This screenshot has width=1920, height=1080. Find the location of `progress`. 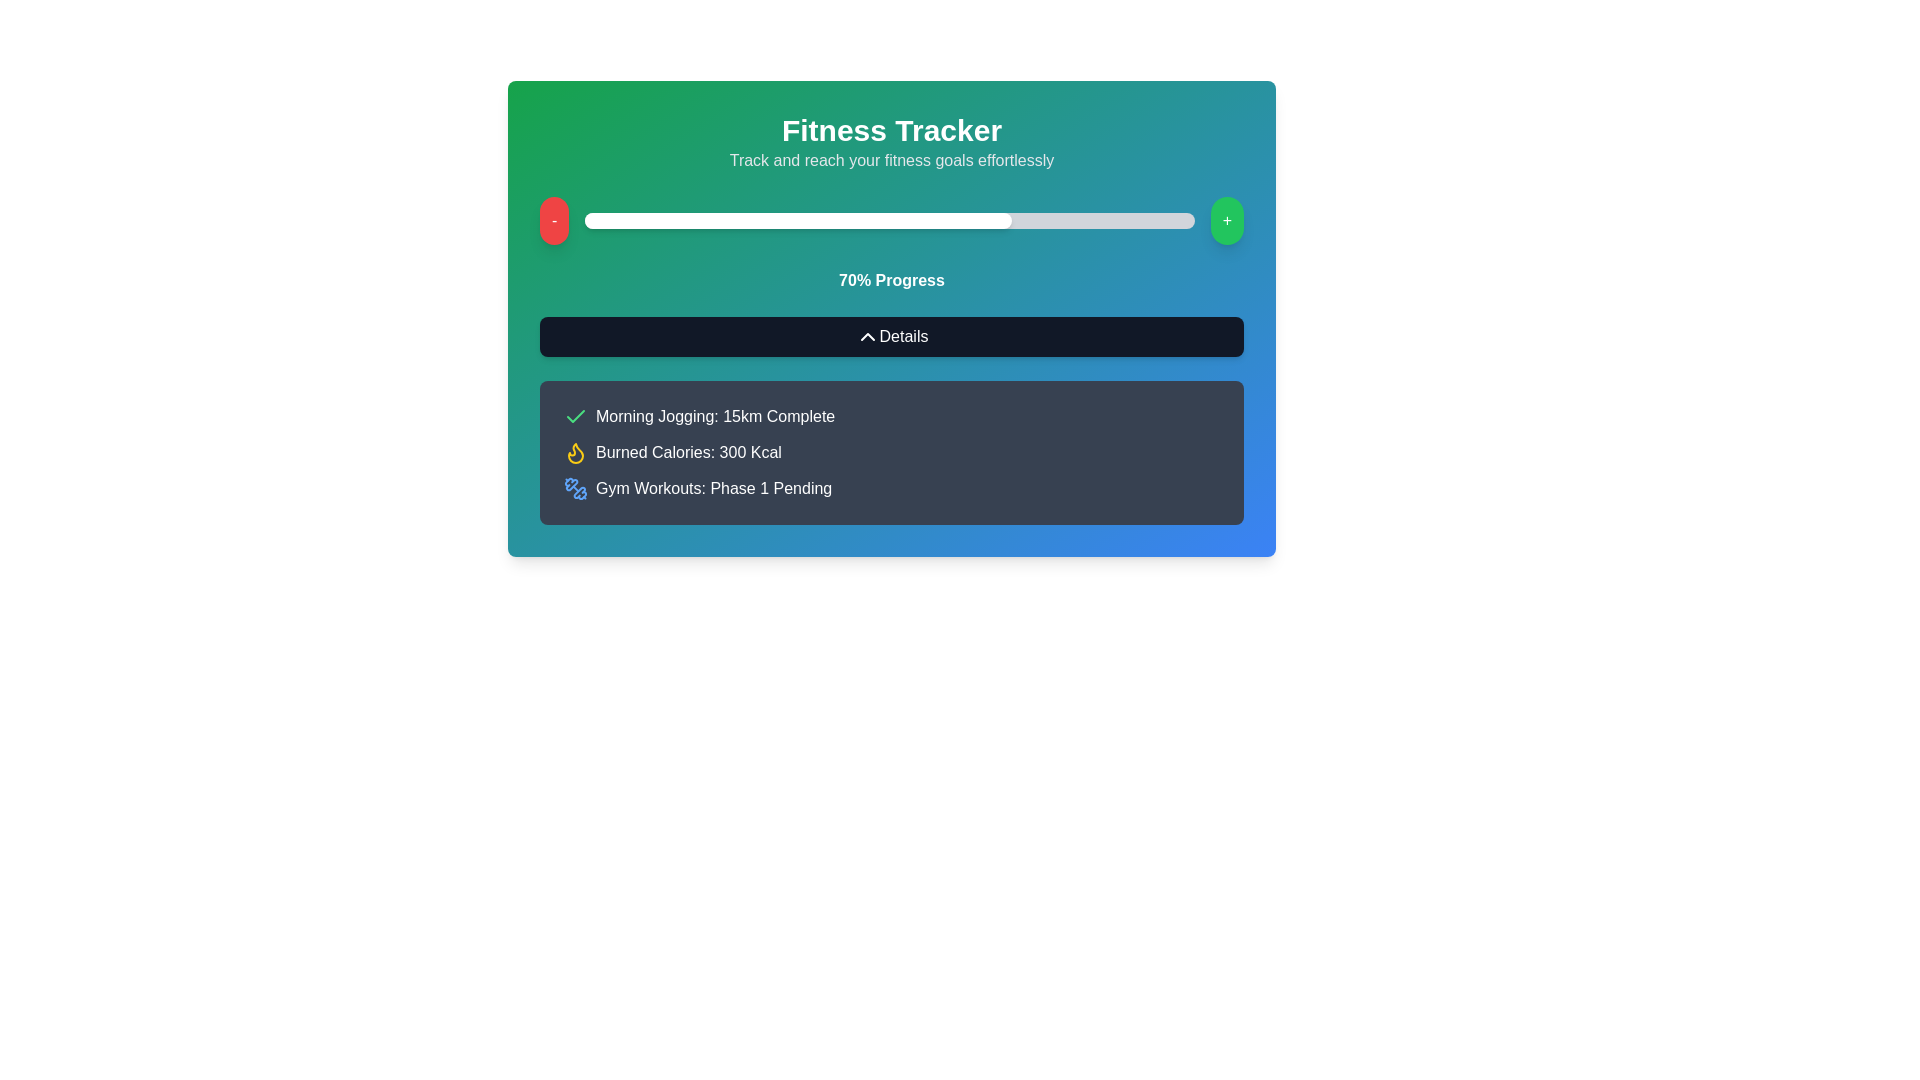

progress is located at coordinates (1152, 220).